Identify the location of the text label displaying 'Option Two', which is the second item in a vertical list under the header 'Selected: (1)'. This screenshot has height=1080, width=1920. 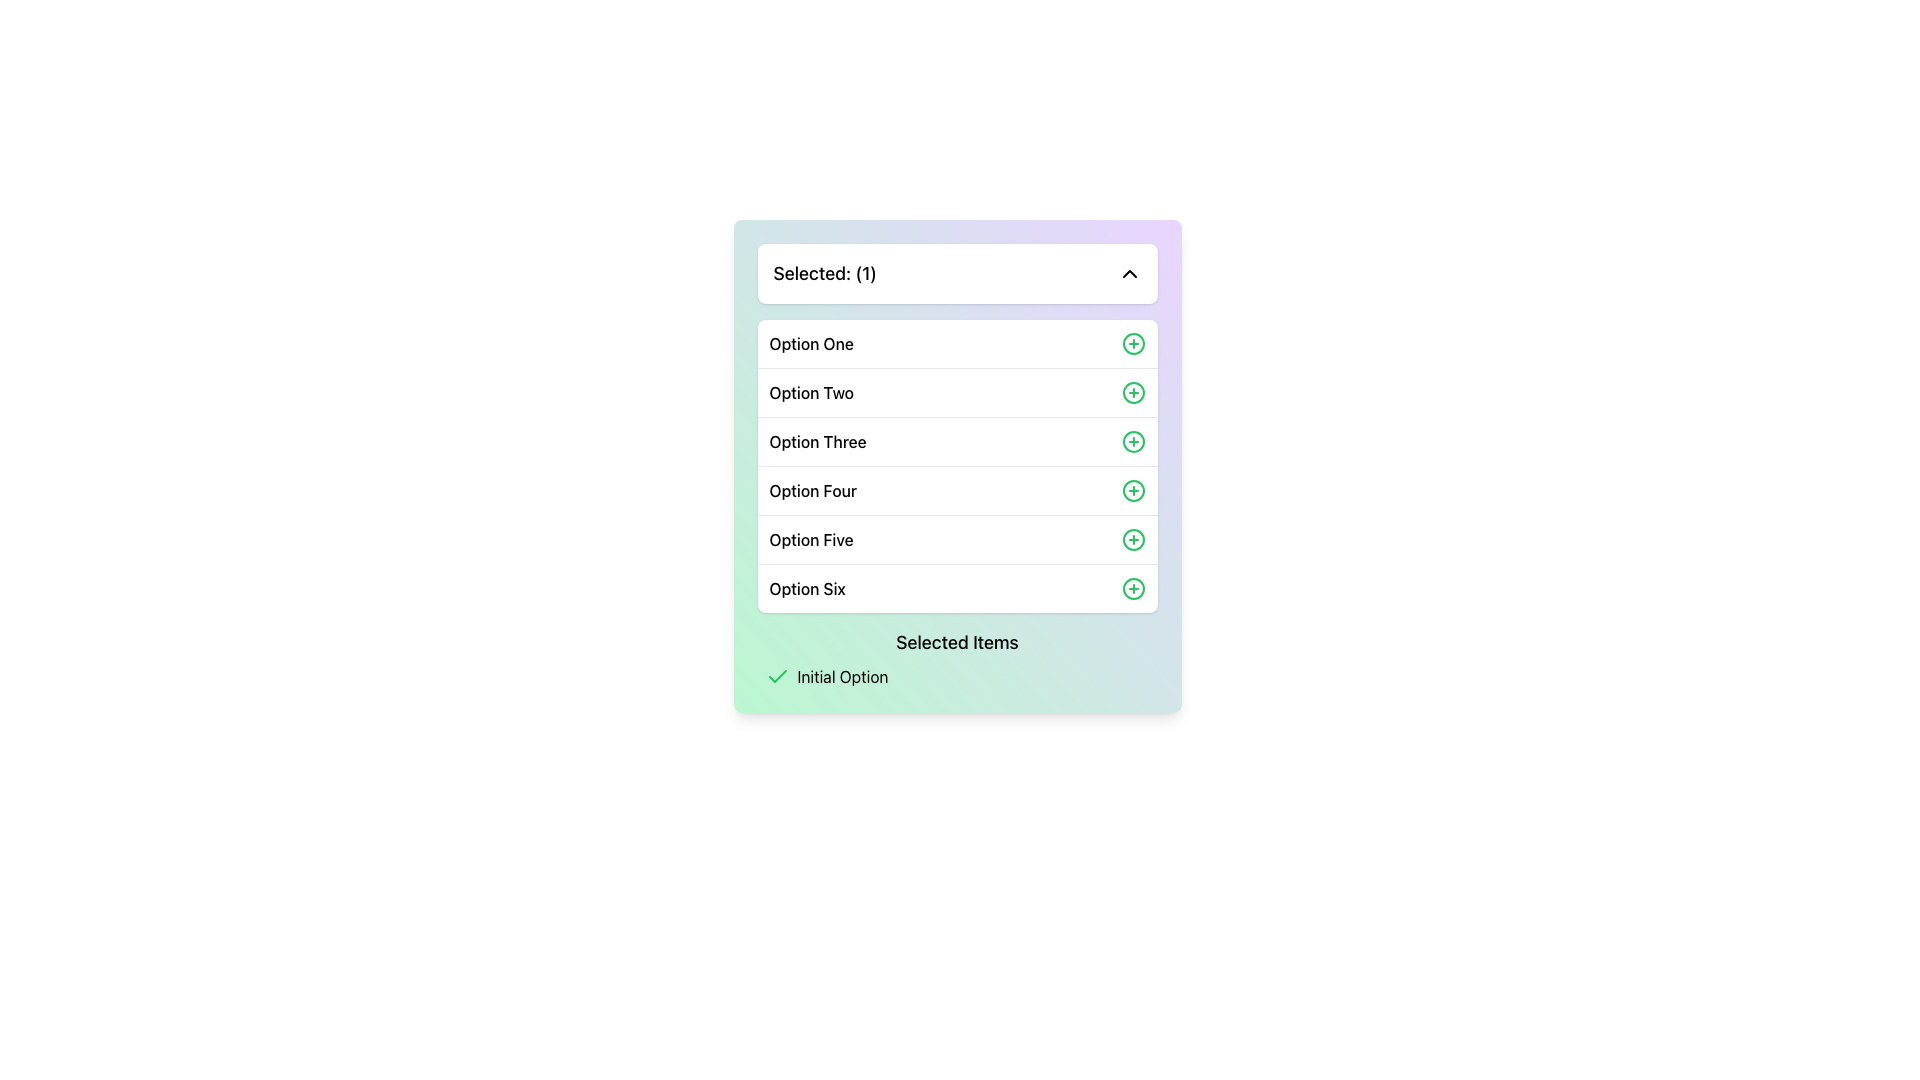
(811, 393).